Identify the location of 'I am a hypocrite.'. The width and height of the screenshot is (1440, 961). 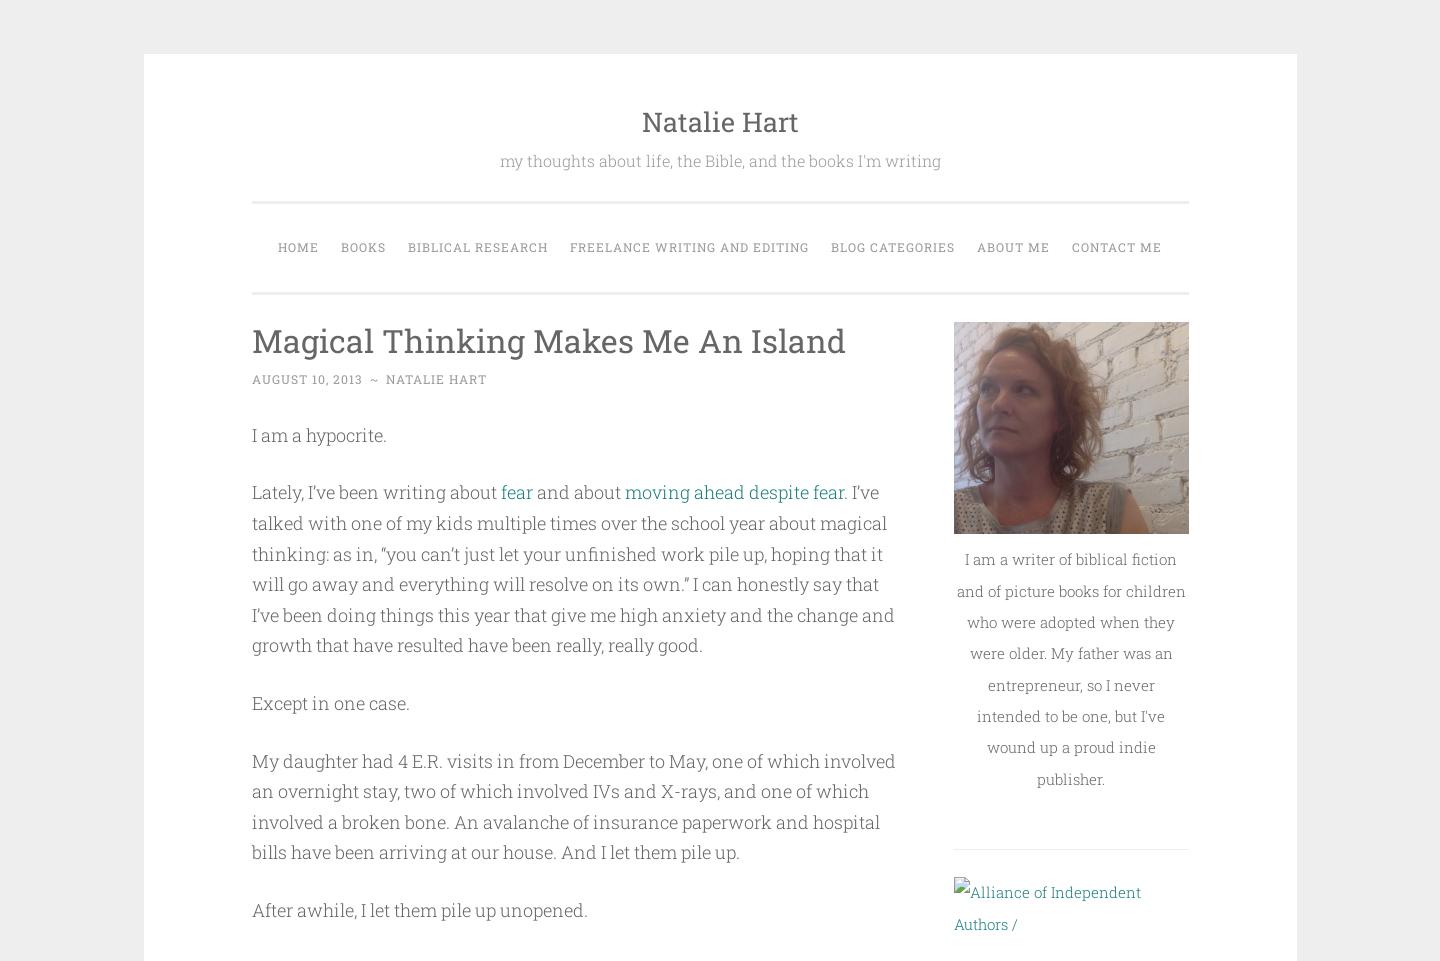
(318, 432).